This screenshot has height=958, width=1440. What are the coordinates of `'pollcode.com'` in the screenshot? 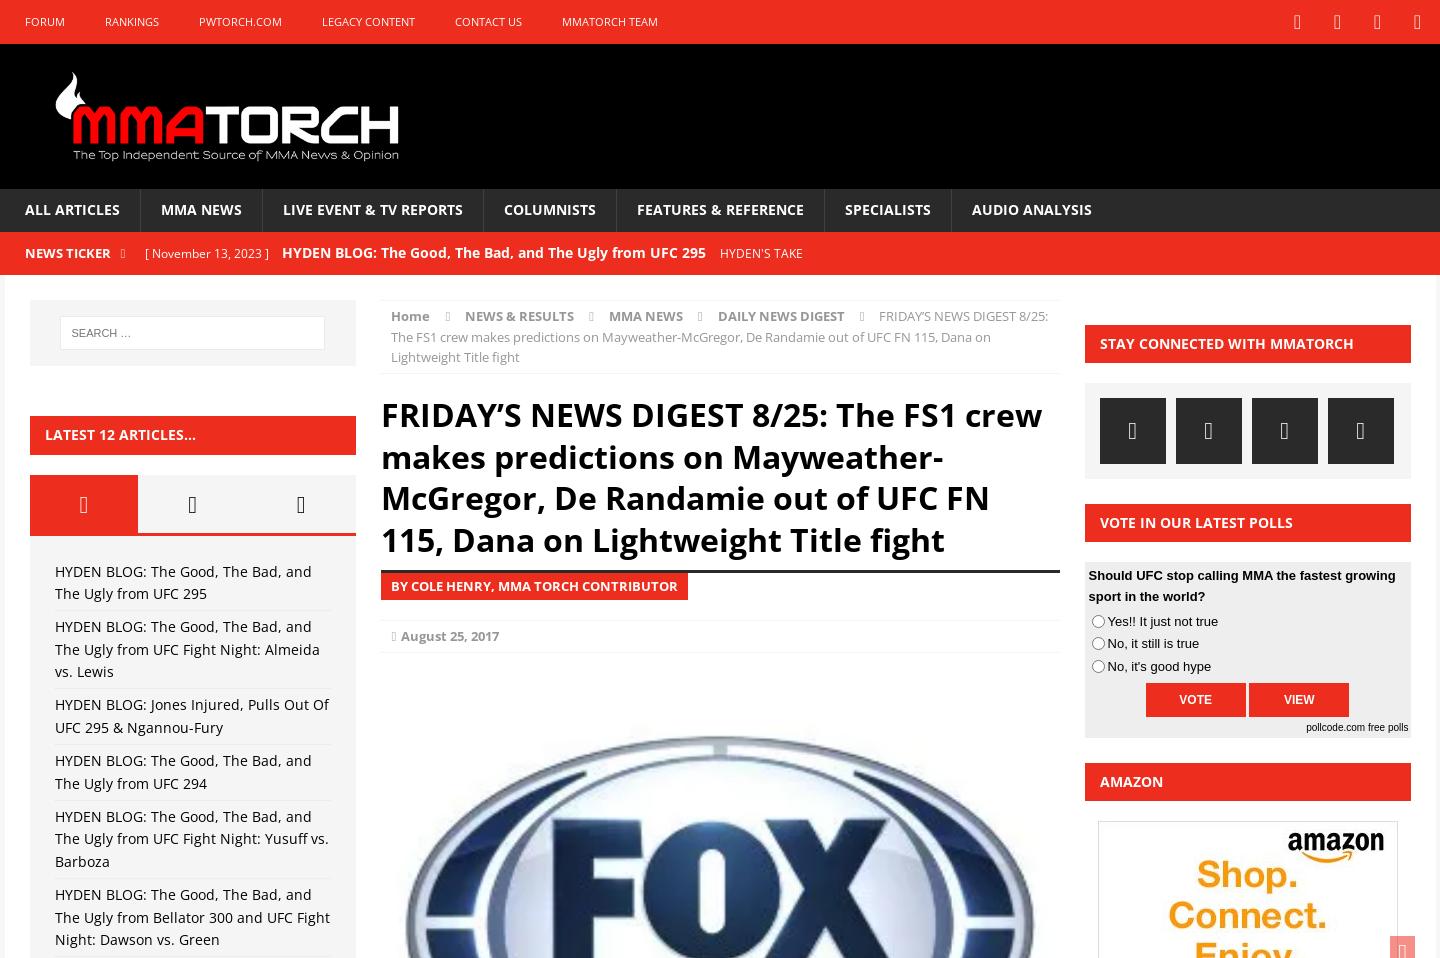 It's located at (1335, 727).